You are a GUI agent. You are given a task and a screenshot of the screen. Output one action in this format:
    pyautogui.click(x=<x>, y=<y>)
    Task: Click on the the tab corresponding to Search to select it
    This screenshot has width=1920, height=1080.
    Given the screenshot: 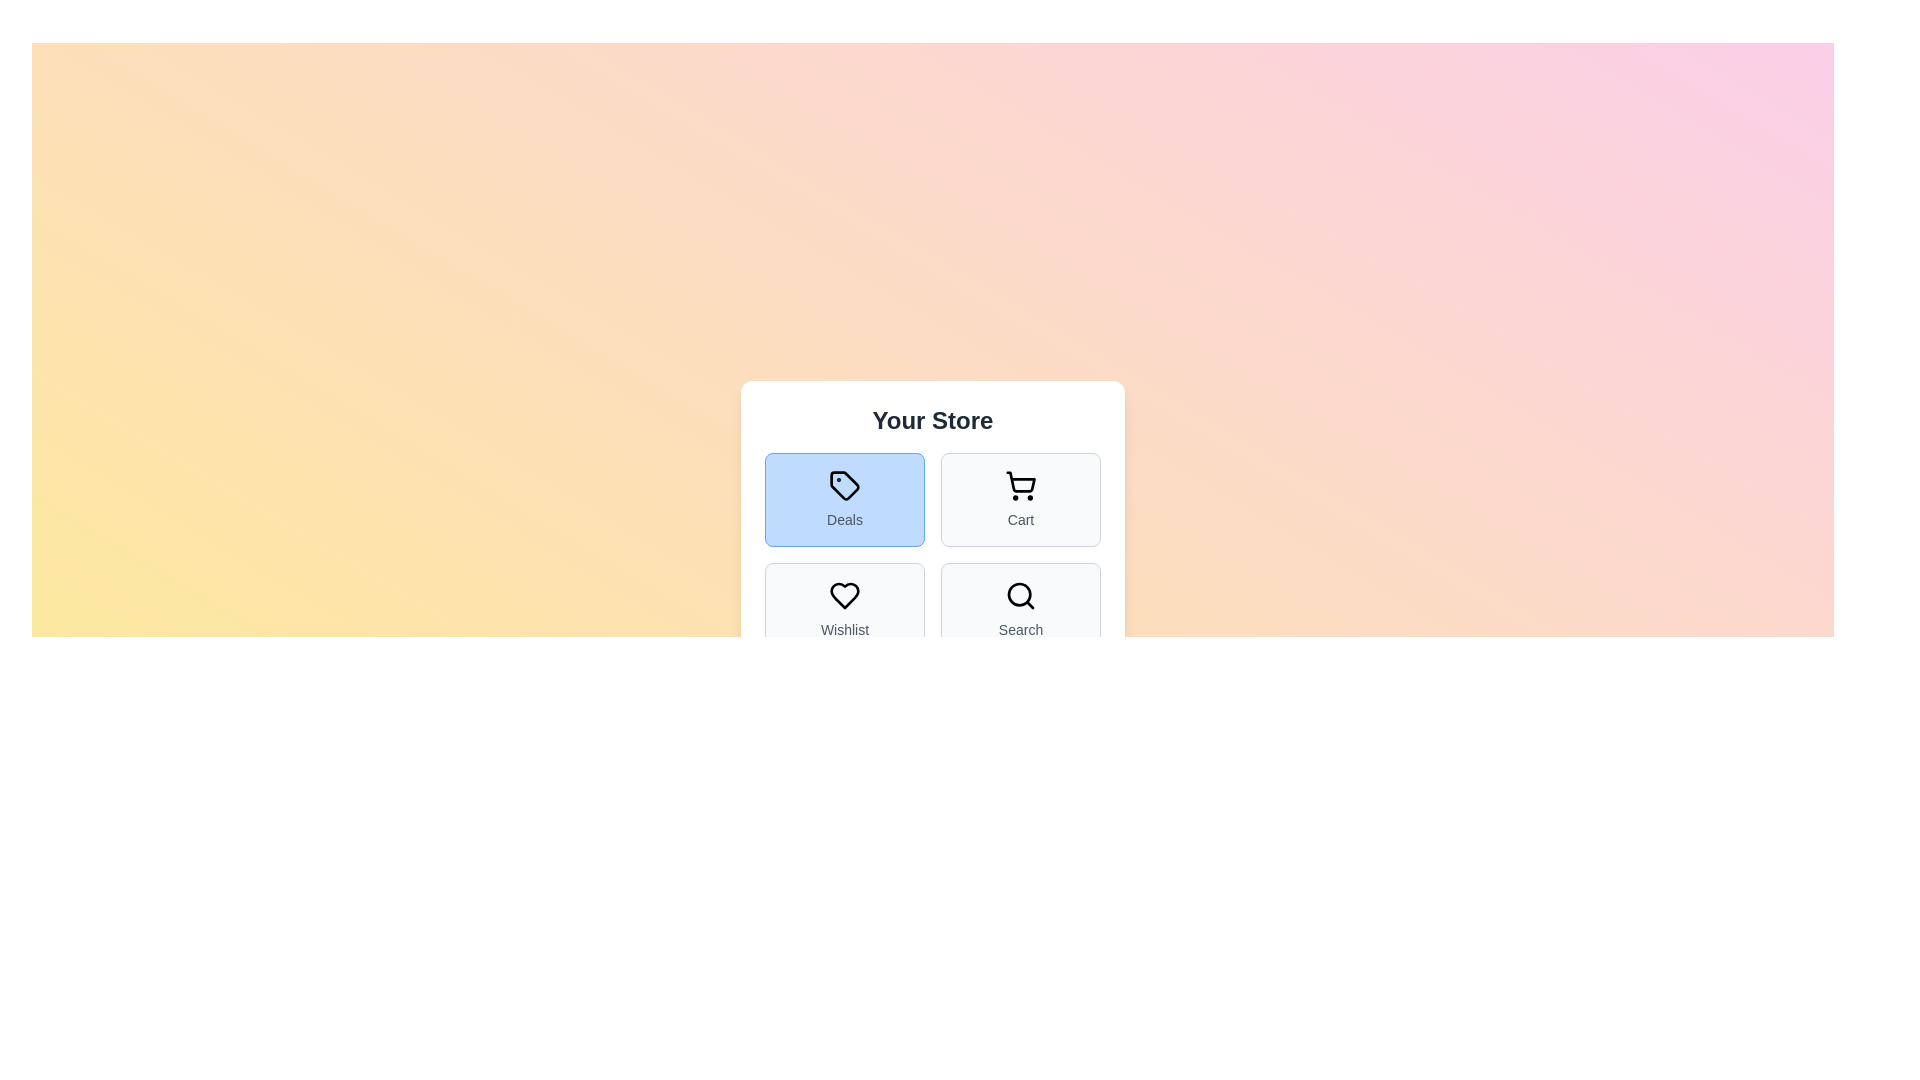 What is the action you would take?
    pyautogui.click(x=1021, y=608)
    